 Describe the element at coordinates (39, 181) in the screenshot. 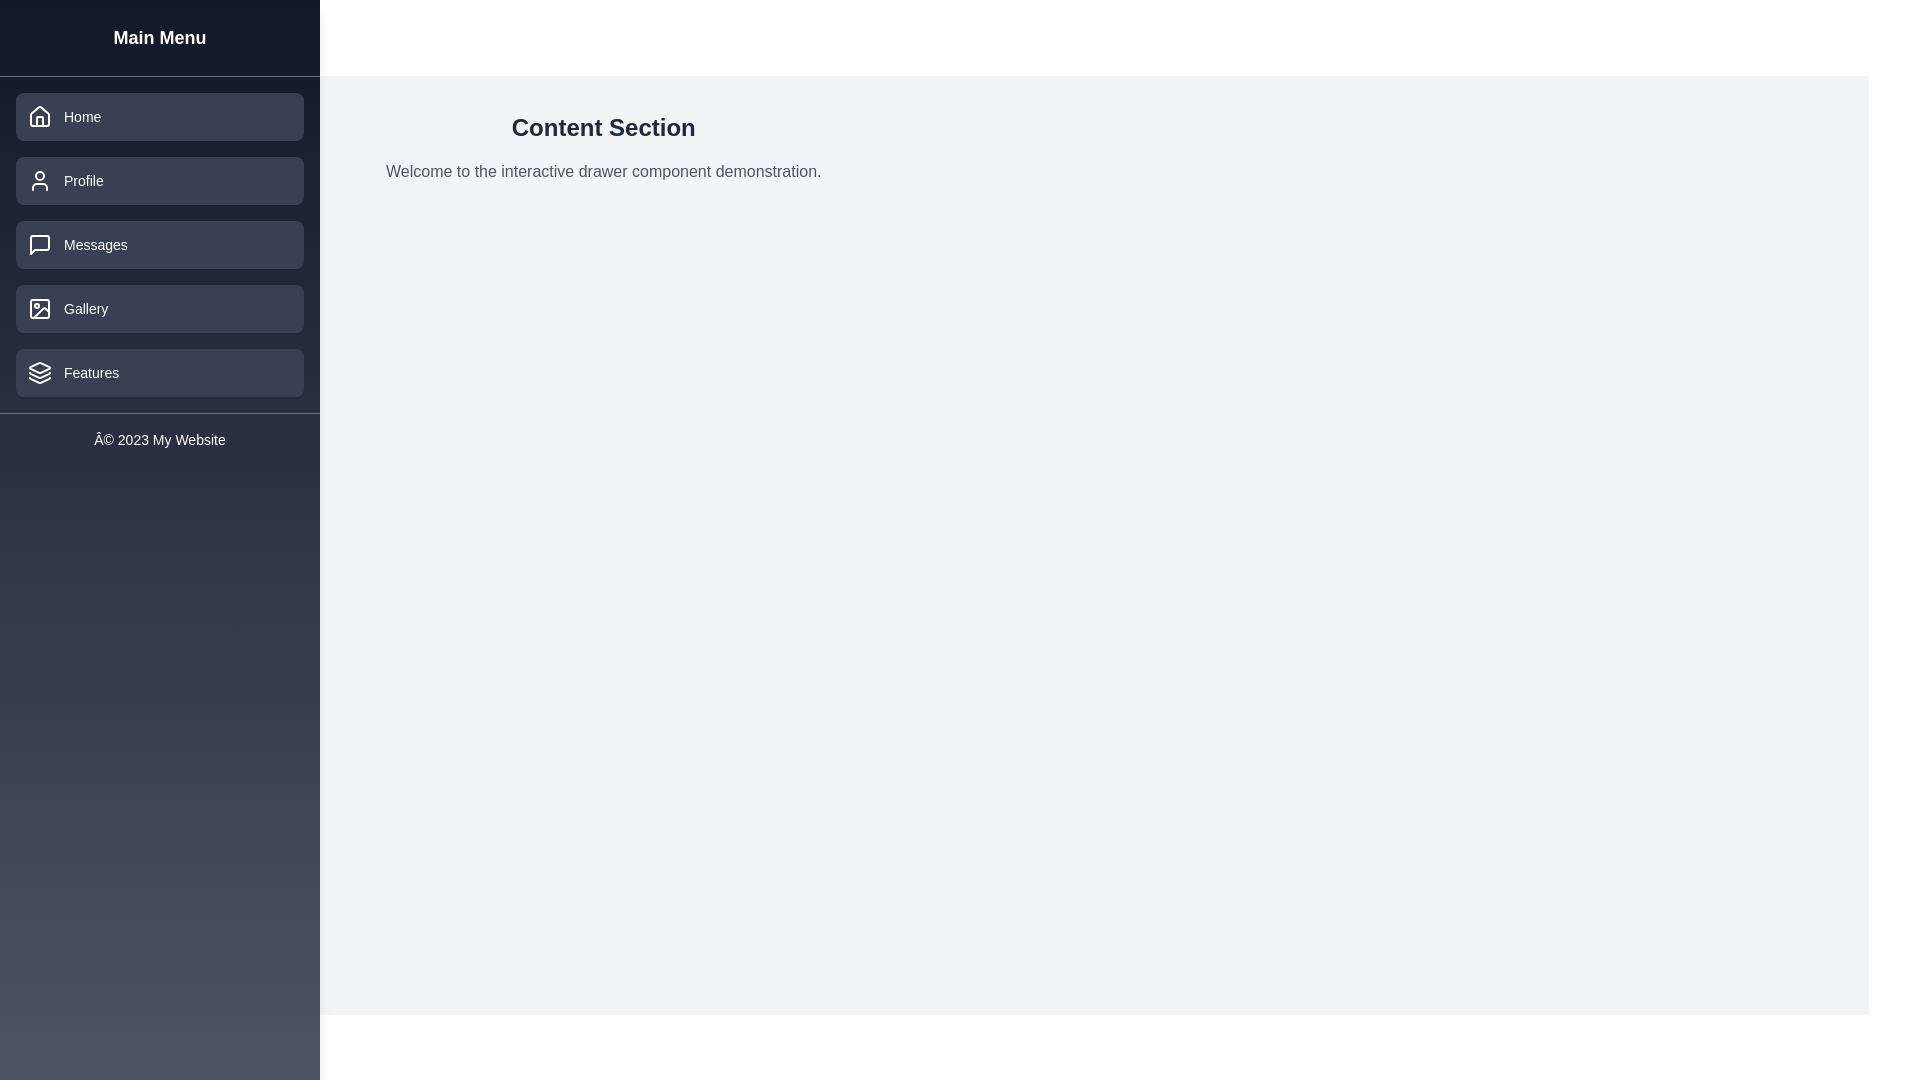

I see `the SVG Icon that represents the user profile or account settings, located inside the 'Profile' button in the left sidebar` at that location.